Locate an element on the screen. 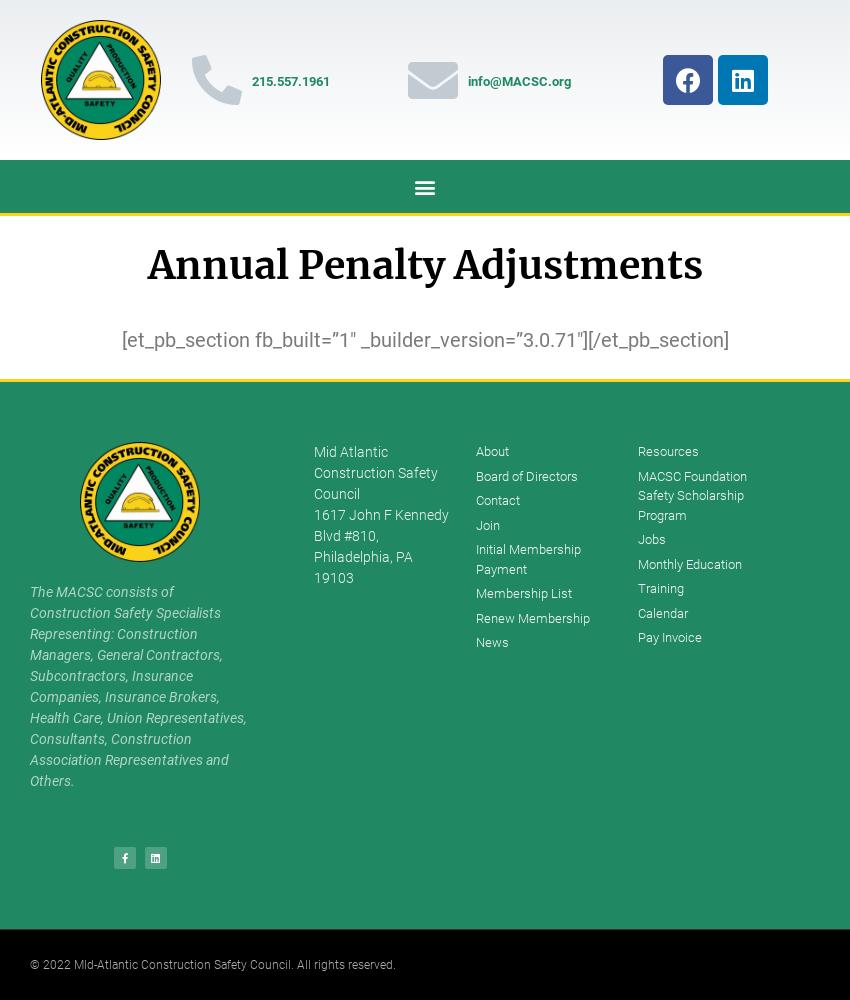 This screenshot has width=850, height=1000. 'Renew Membership' is located at coordinates (531, 616).